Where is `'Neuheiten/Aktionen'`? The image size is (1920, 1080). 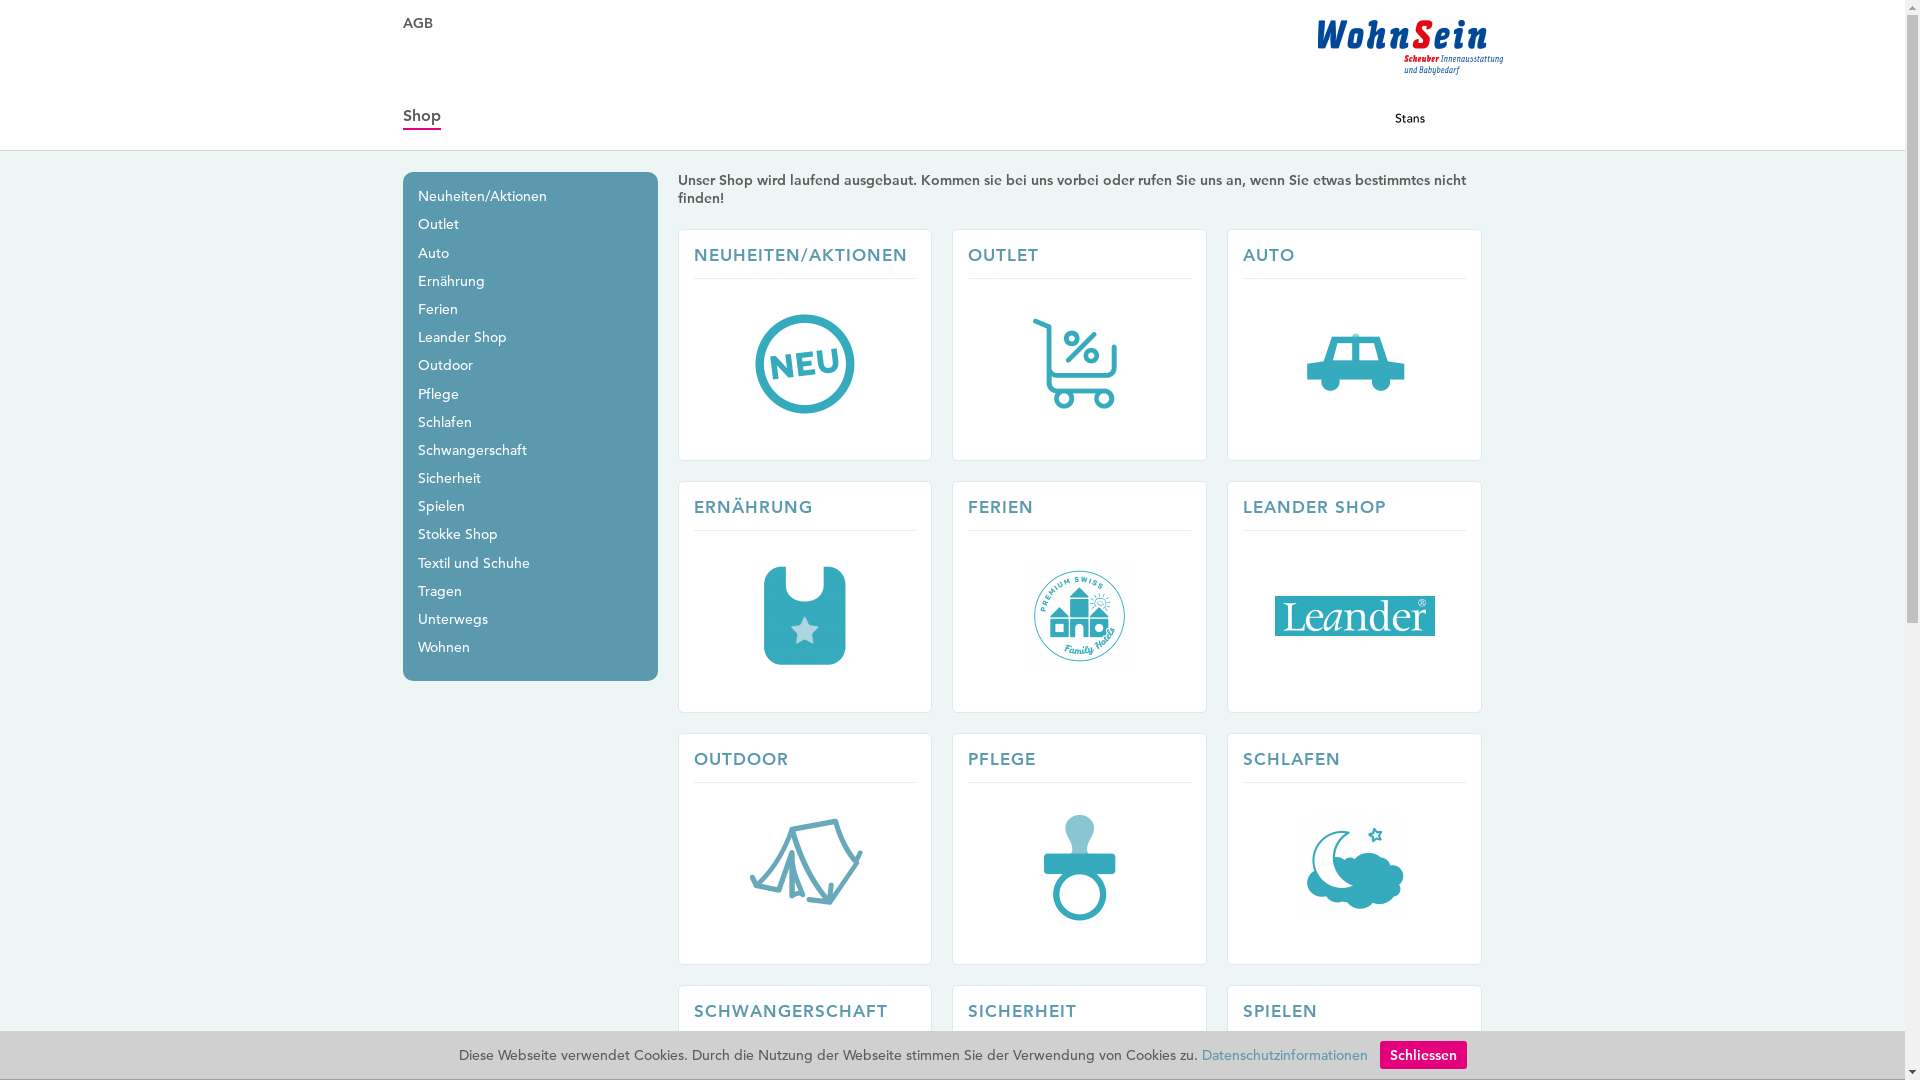 'Neuheiten/Aktionen' is located at coordinates (482, 196).